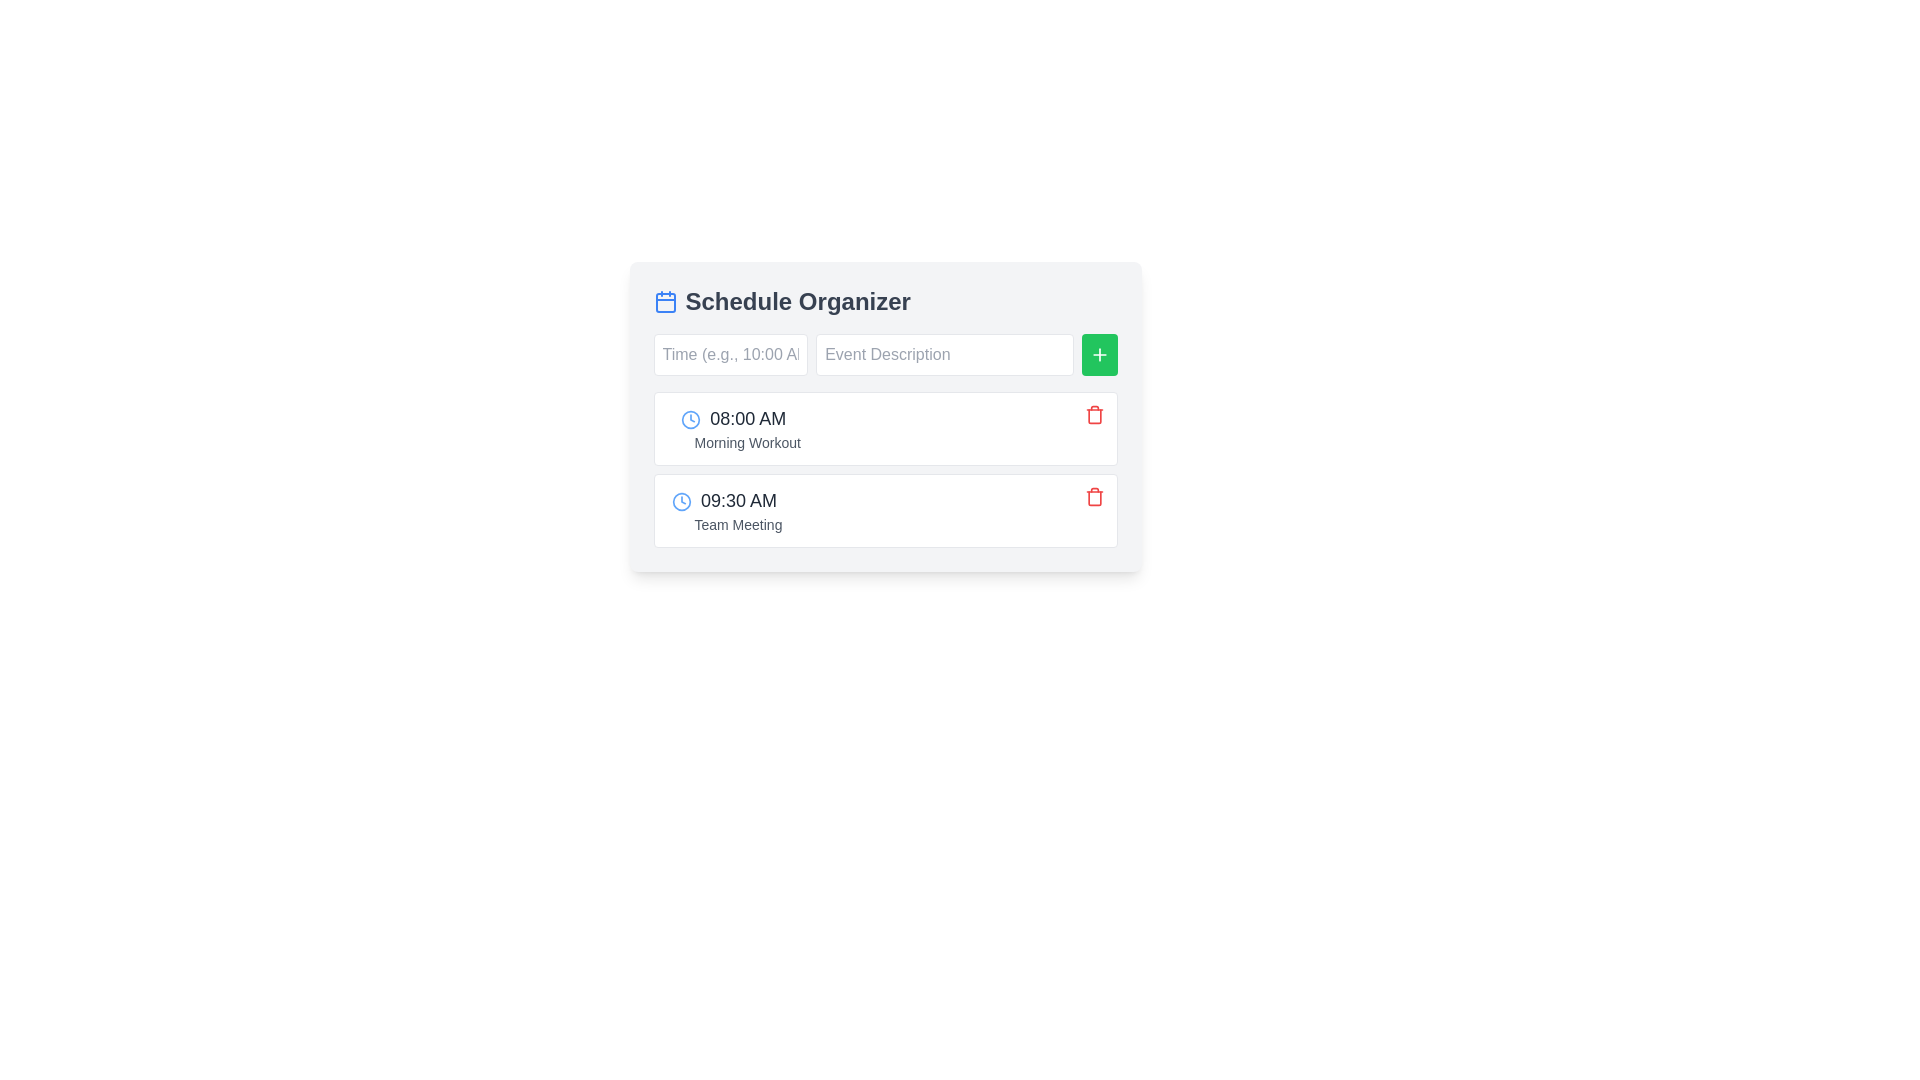  I want to click on the Header with an icon titled 'Schedule Organizer', which includes a calendar icon on the left, so click(884, 301).